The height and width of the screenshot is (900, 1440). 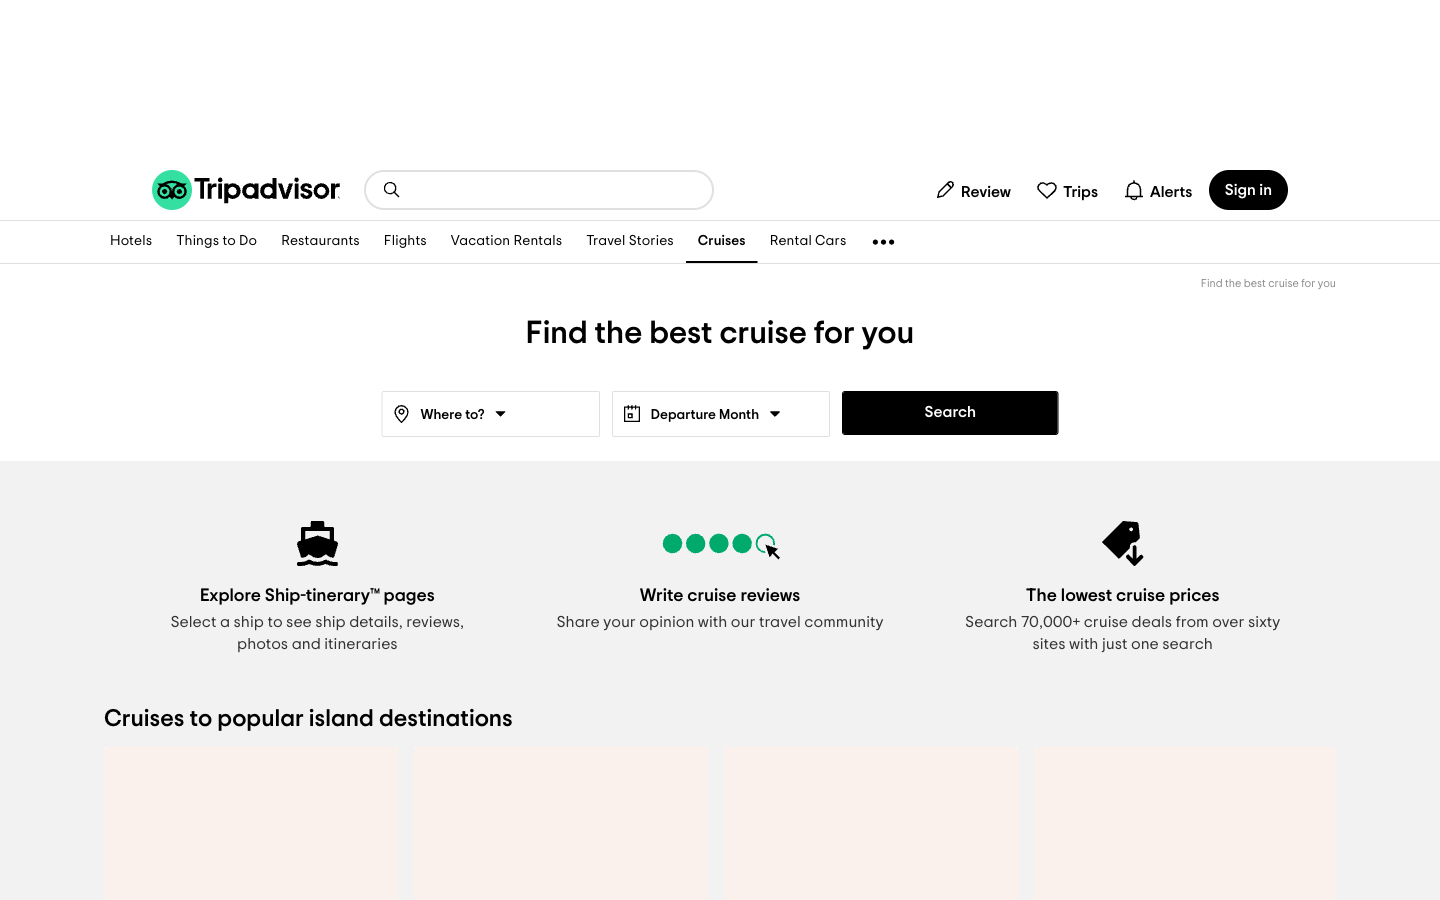 What do you see at coordinates (1247, 189) in the screenshot?
I see `the login screen` at bounding box center [1247, 189].